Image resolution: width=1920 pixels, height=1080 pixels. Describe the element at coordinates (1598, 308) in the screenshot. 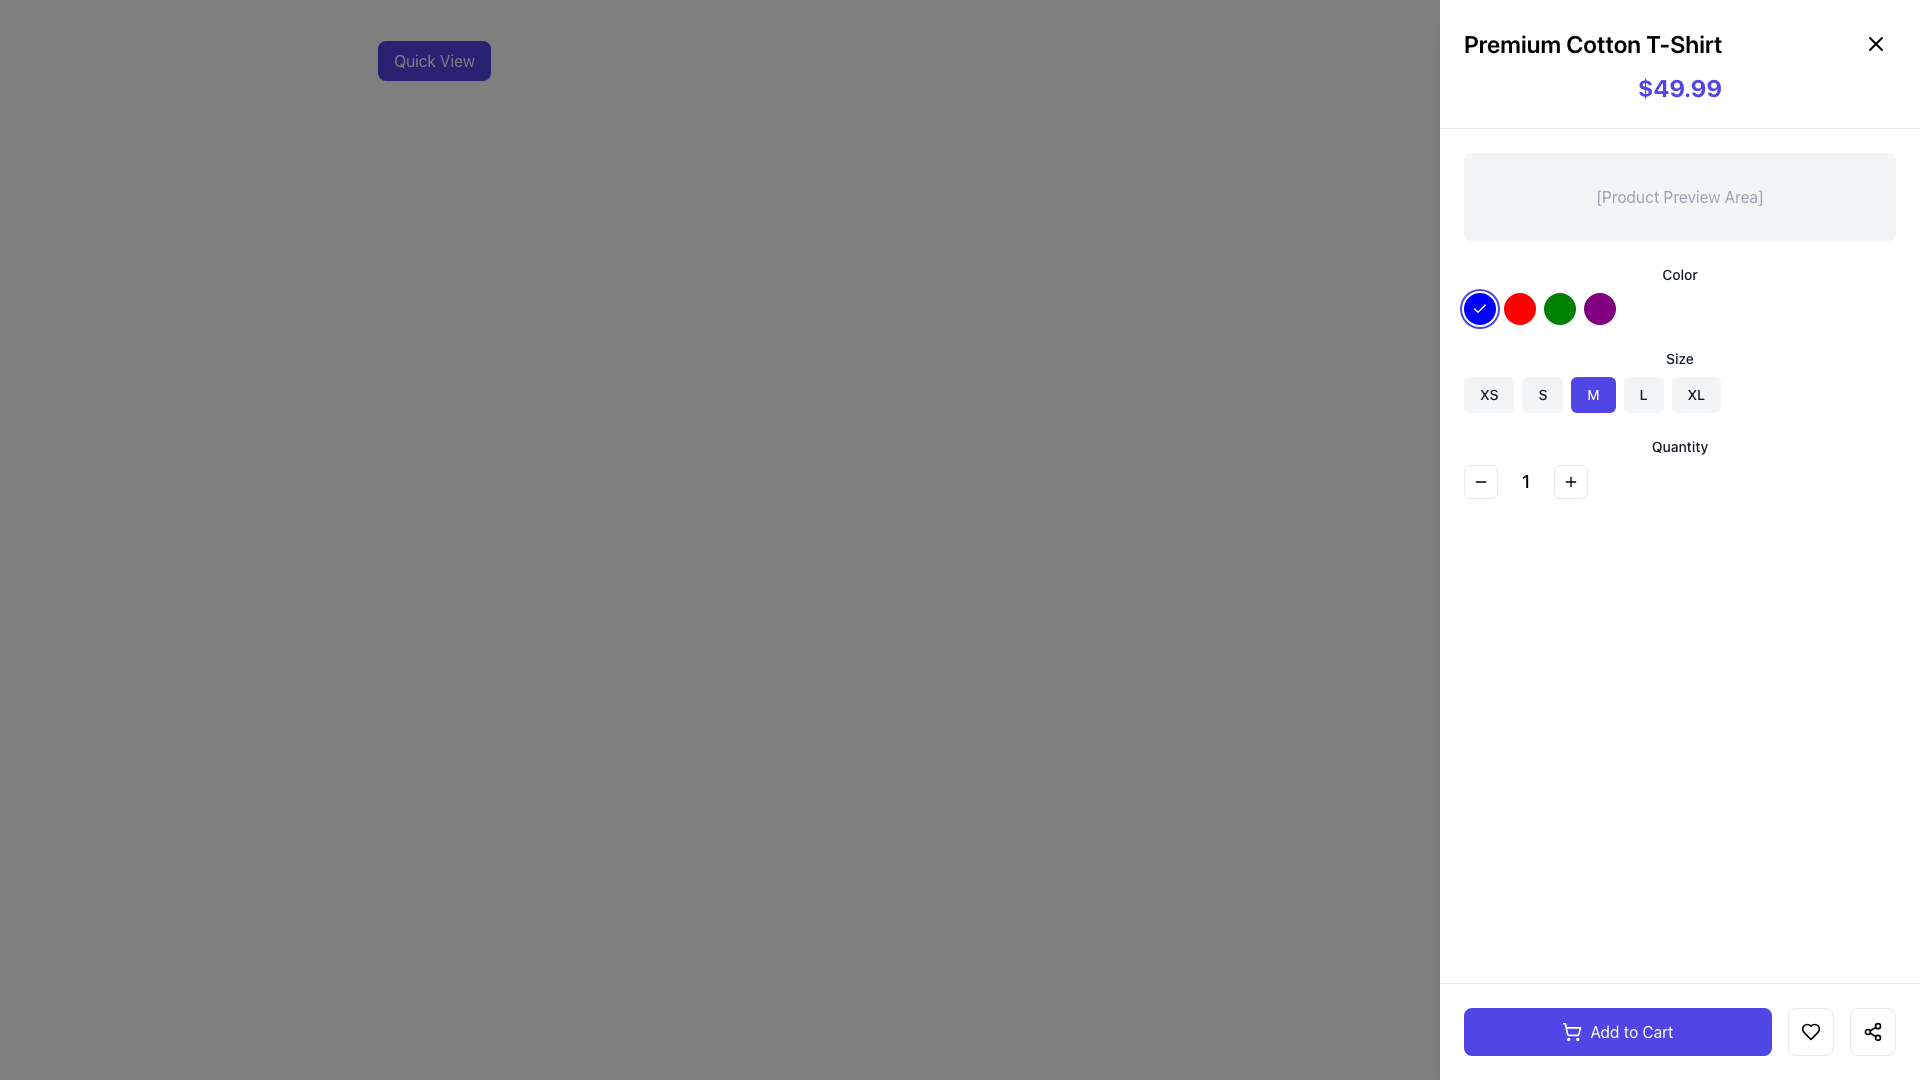

I see `the sixth circular button on the far right that selects the purple variant of the product` at that location.